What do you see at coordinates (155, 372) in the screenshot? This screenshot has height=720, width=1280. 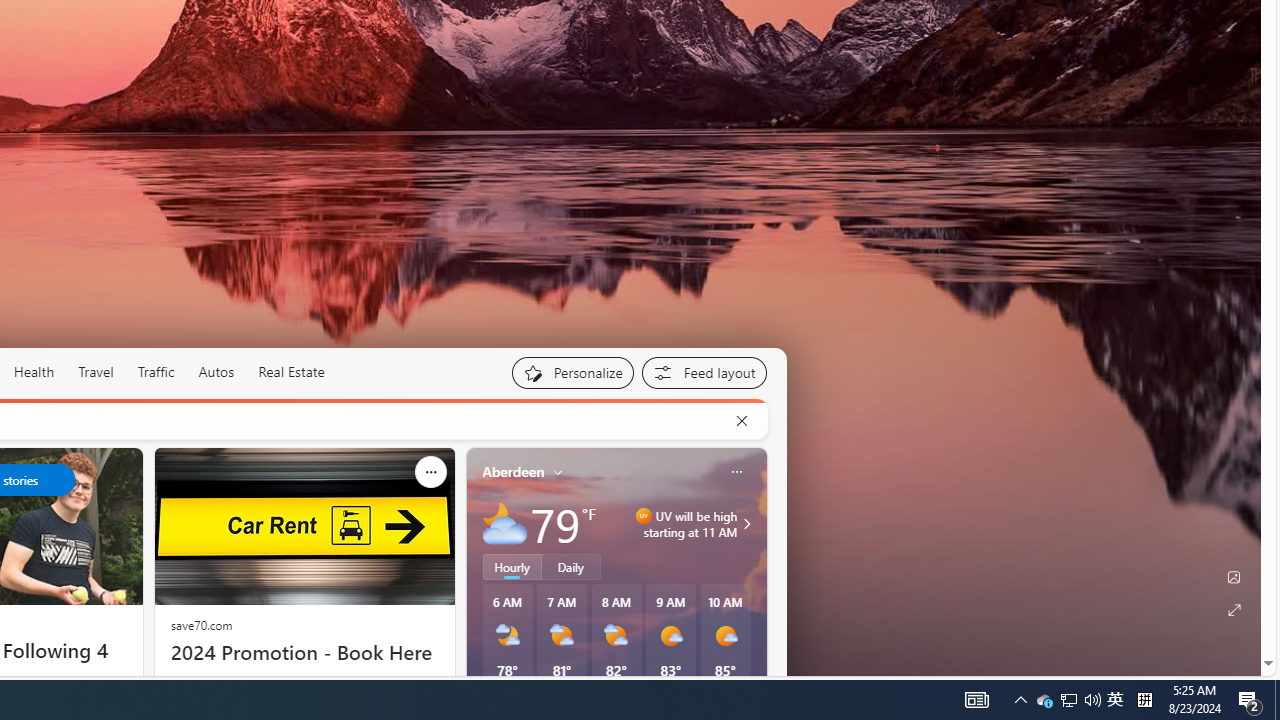 I see `'Traffic'` at bounding box center [155, 372].